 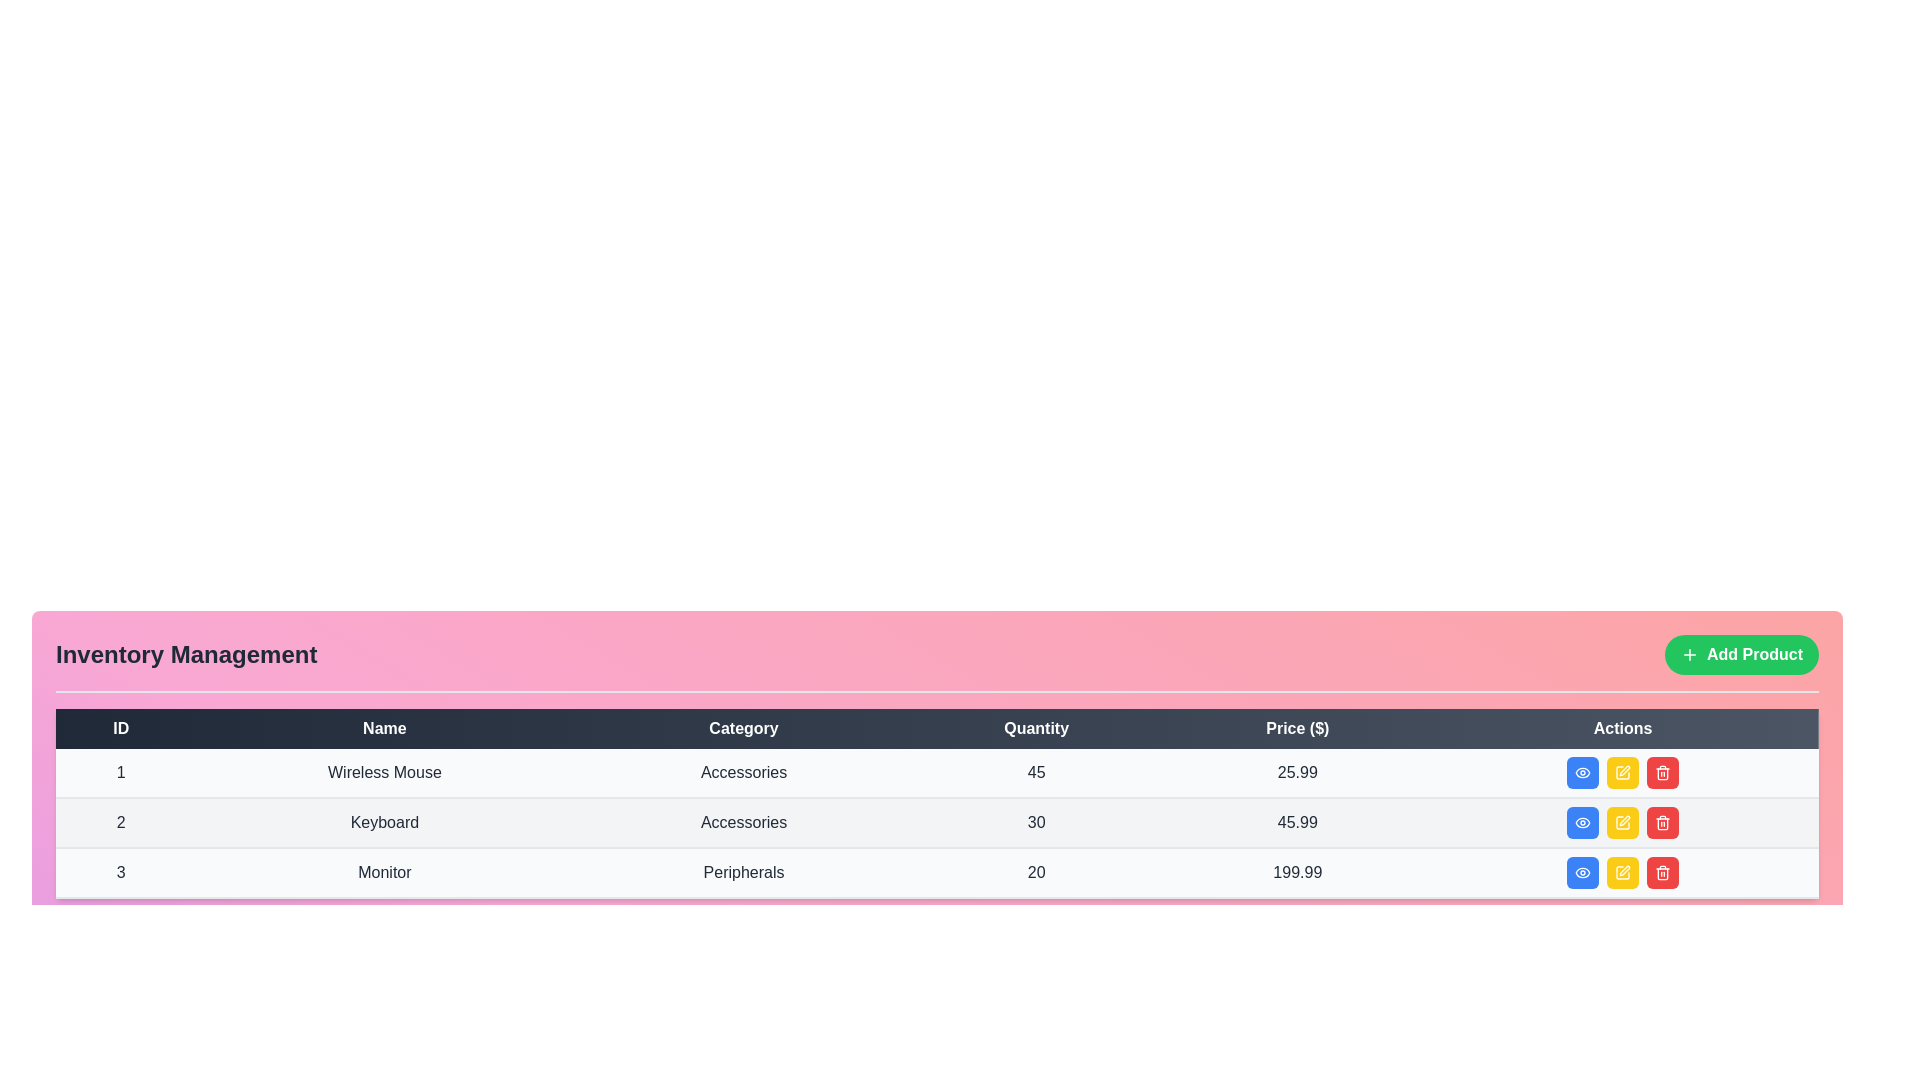 What do you see at coordinates (1036, 729) in the screenshot?
I see `the 'Quantity' column header in the table, which is the fourth column label located between 'Category' and 'Price ($)'` at bounding box center [1036, 729].